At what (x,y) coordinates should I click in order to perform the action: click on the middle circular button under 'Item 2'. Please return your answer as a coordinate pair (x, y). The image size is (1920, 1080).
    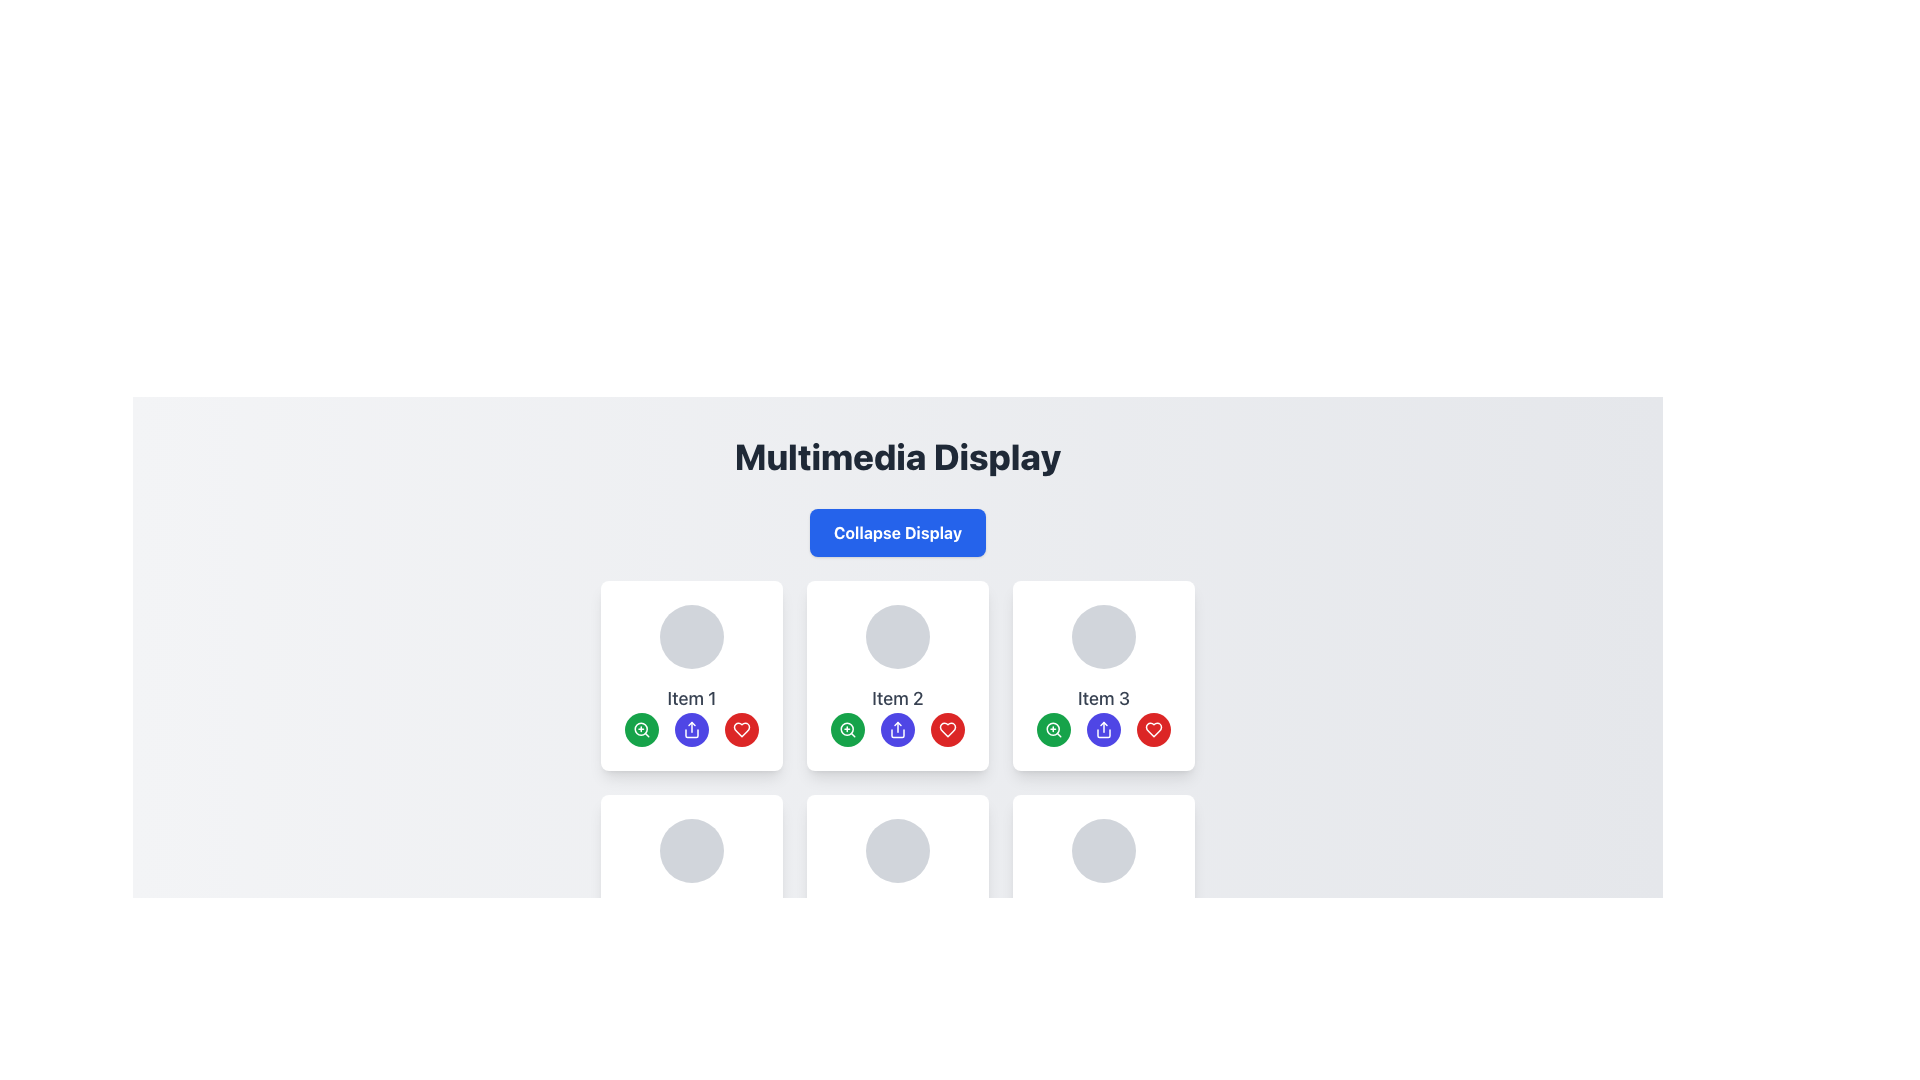
    Looking at the image, I should click on (896, 729).